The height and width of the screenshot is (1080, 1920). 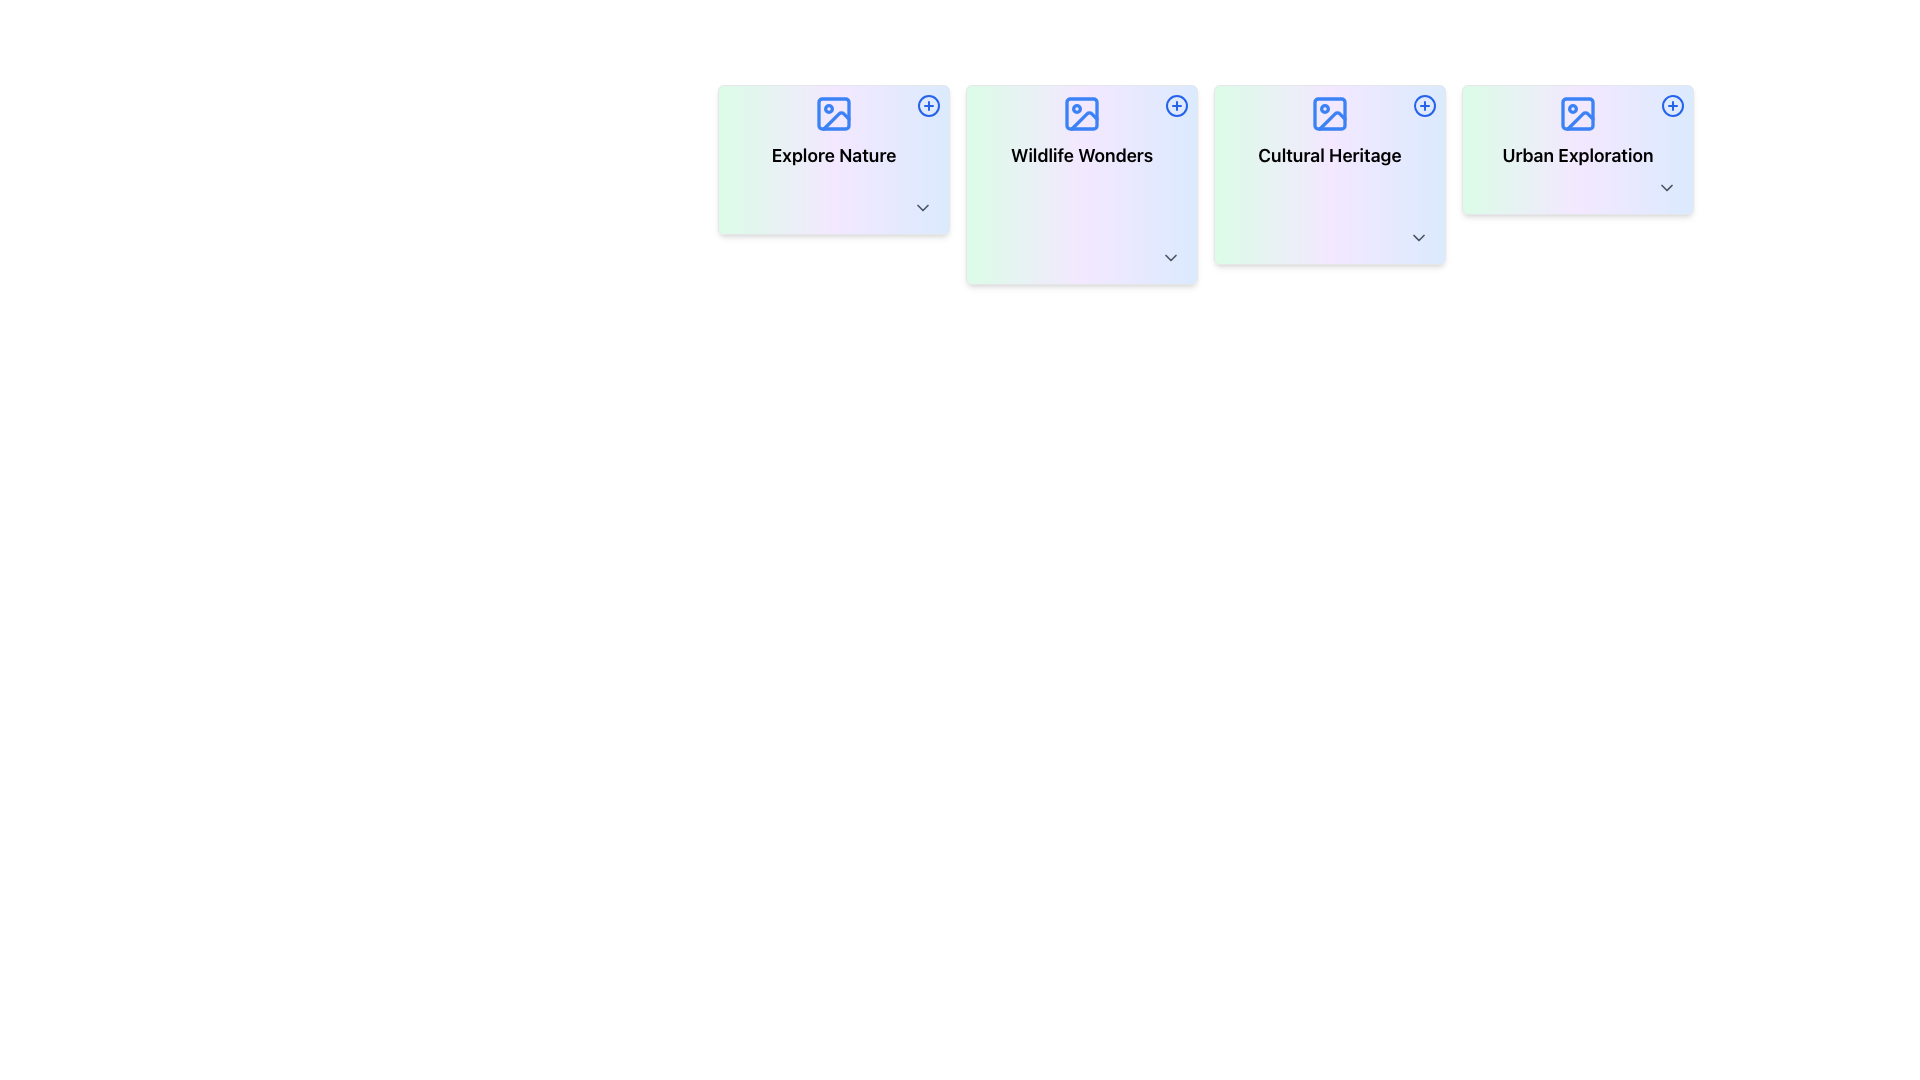 What do you see at coordinates (1579, 120) in the screenshot?
I see `the visual decoration element of the 'Urban Exploration' card, located in the header area to the right of three other cards` at bounding box center [1579, 120].